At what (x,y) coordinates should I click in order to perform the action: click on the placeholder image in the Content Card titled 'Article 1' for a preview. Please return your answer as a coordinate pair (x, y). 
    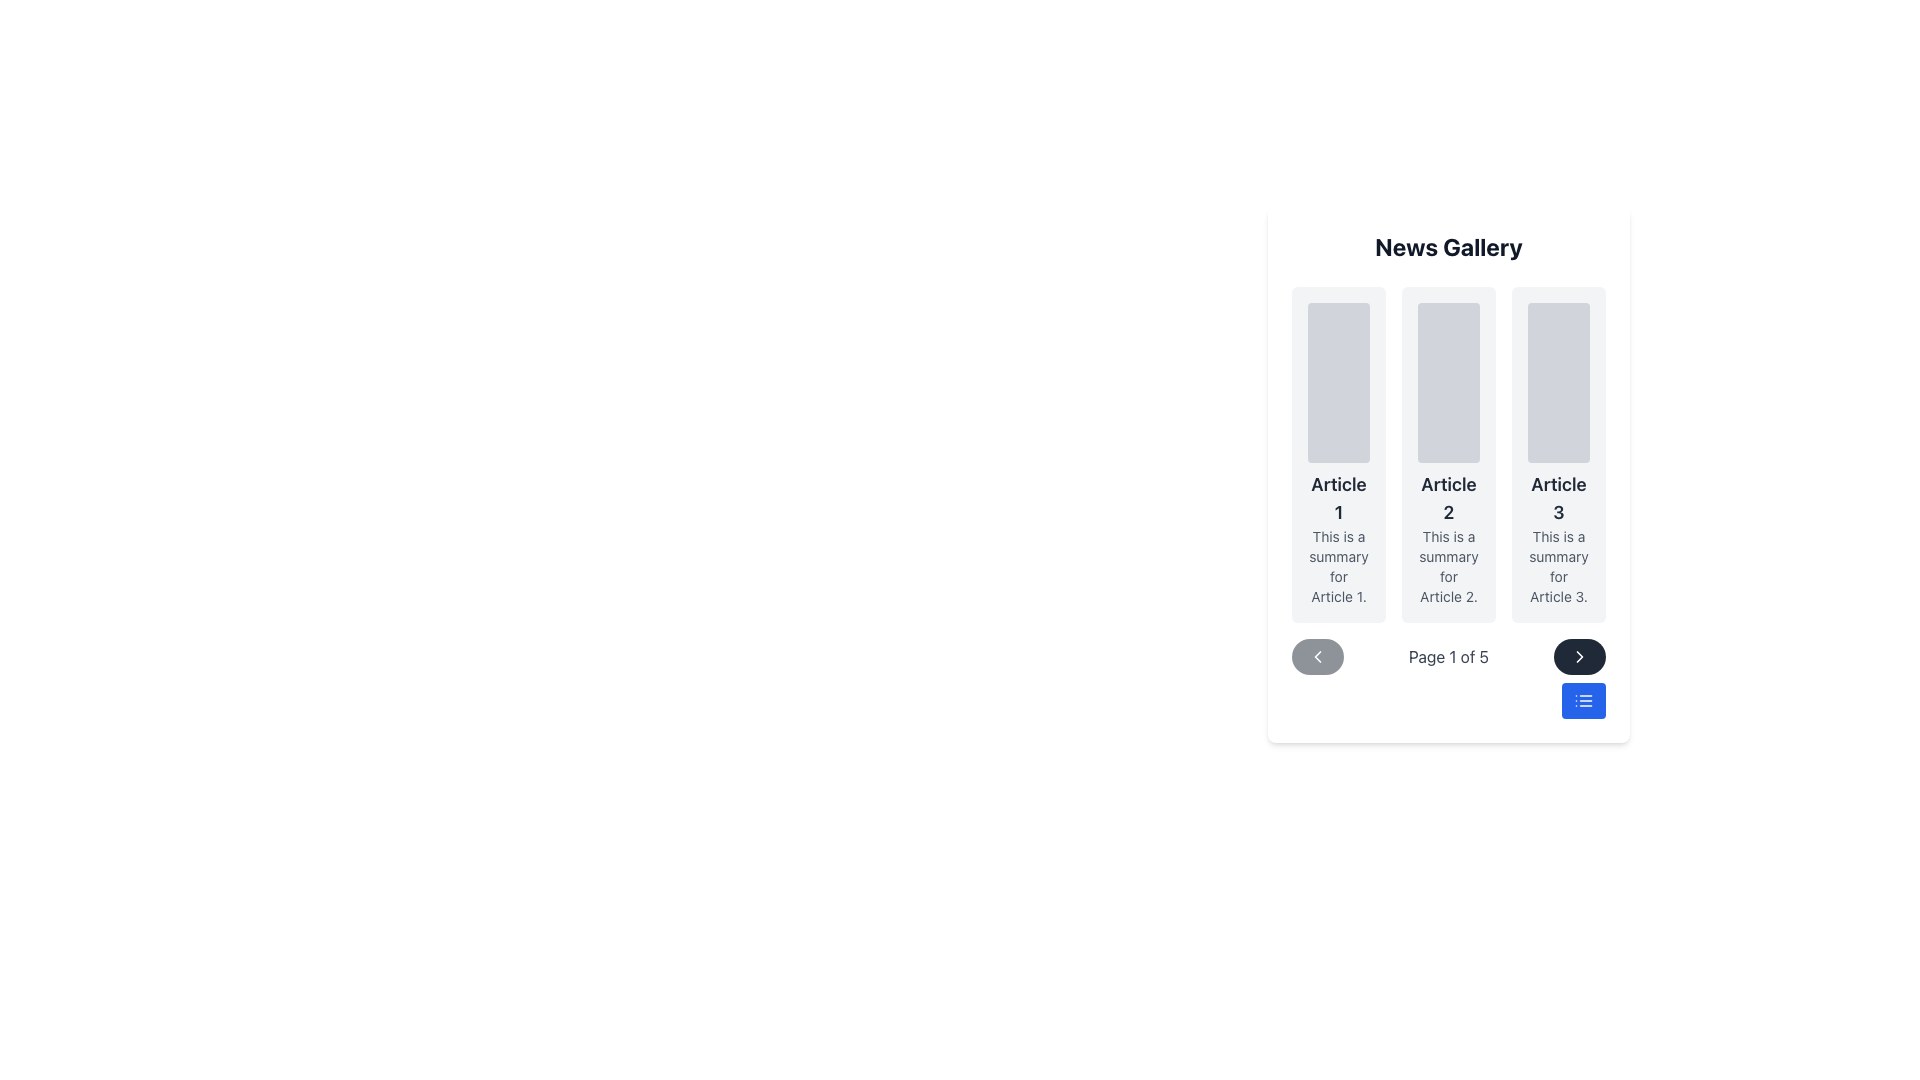
    Looking at the image, I should click on (1339, 455).